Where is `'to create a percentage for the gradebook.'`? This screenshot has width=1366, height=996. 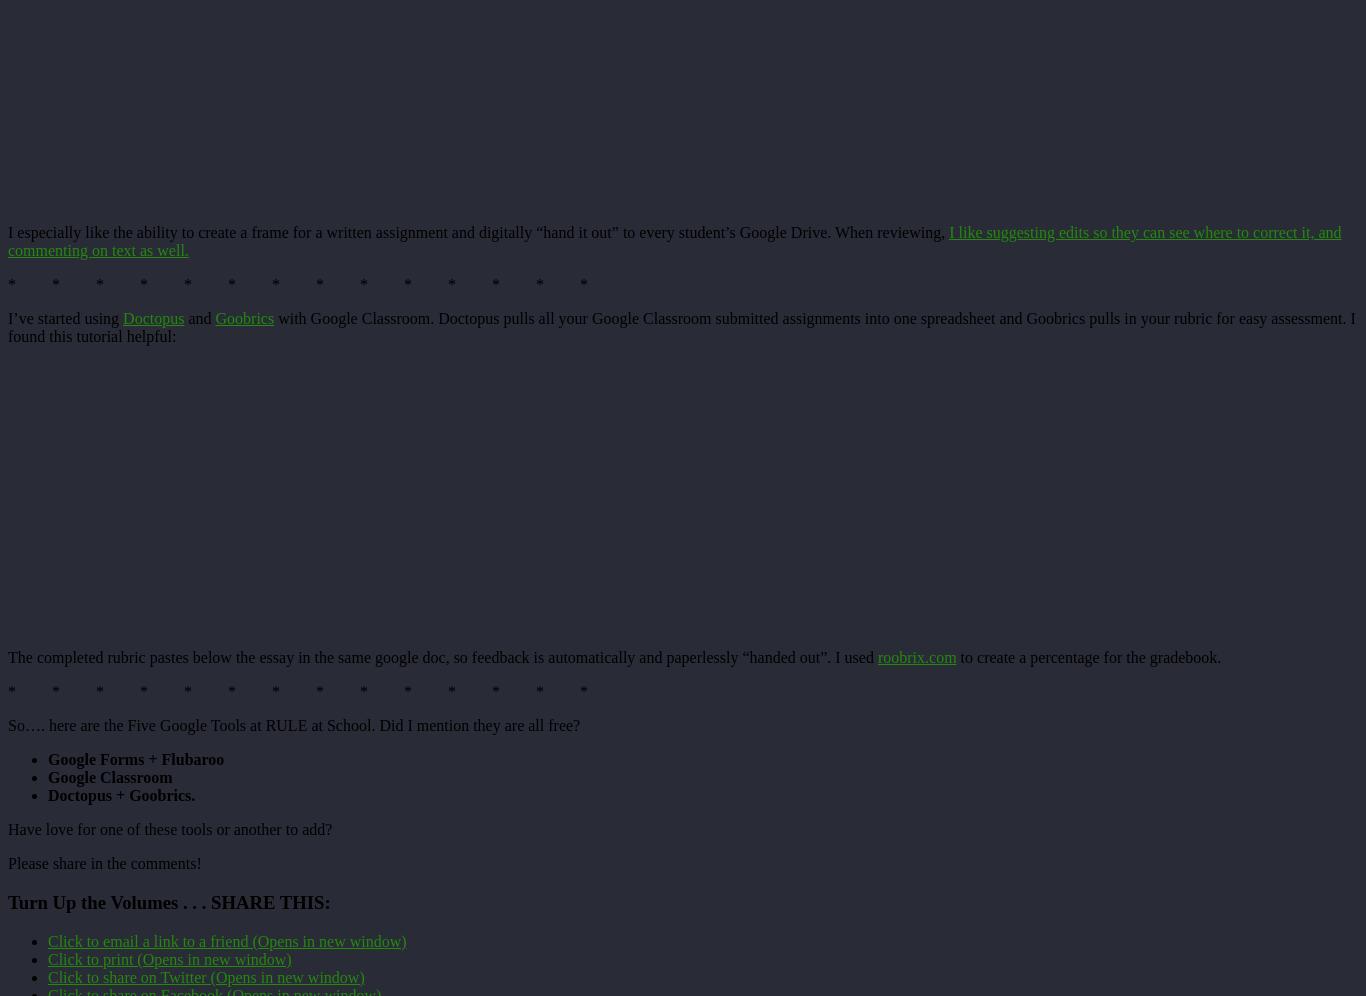
'to create a percentage for the gradebook.' is located at coordinates (1087, 656).